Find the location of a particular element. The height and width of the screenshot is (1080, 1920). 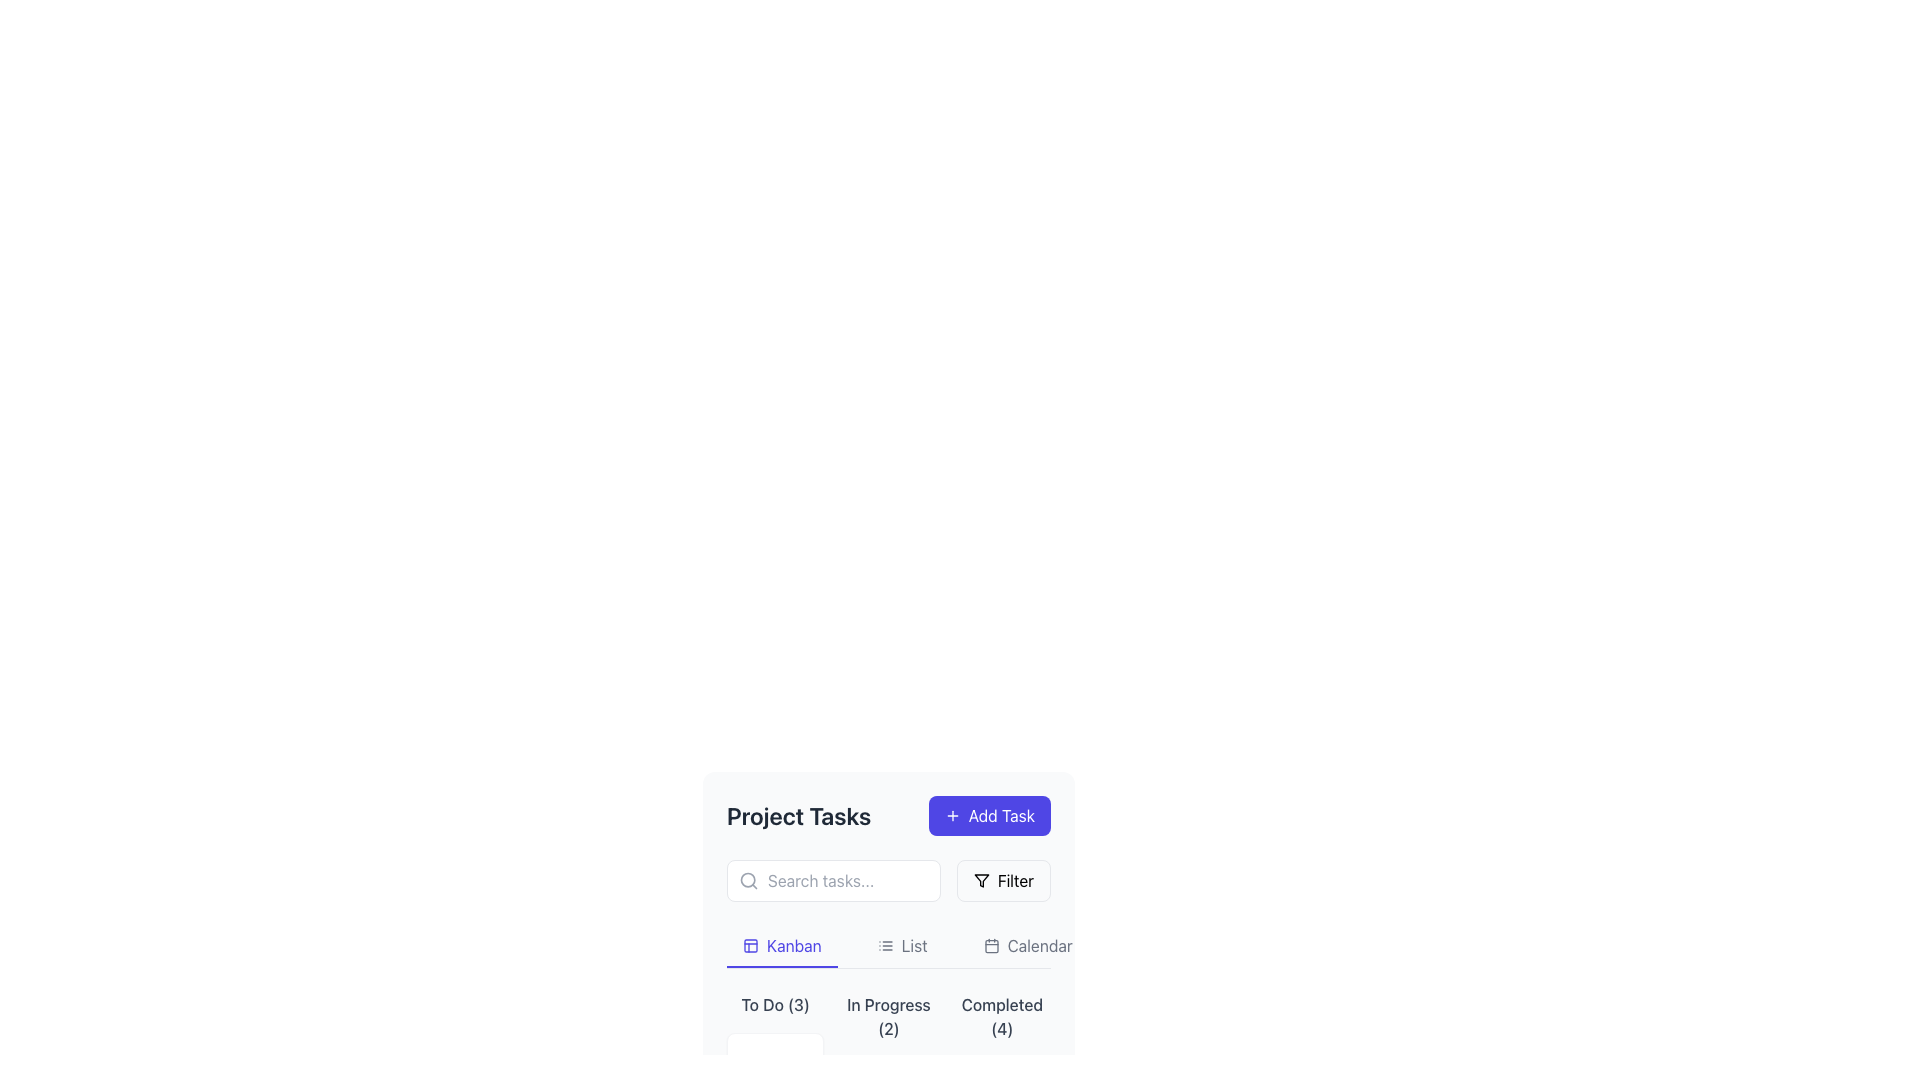

static text label displaying 'In Progress (2)', which is styled in gray and located centrally within the project tasks section is located at coordinates (887, 1017).